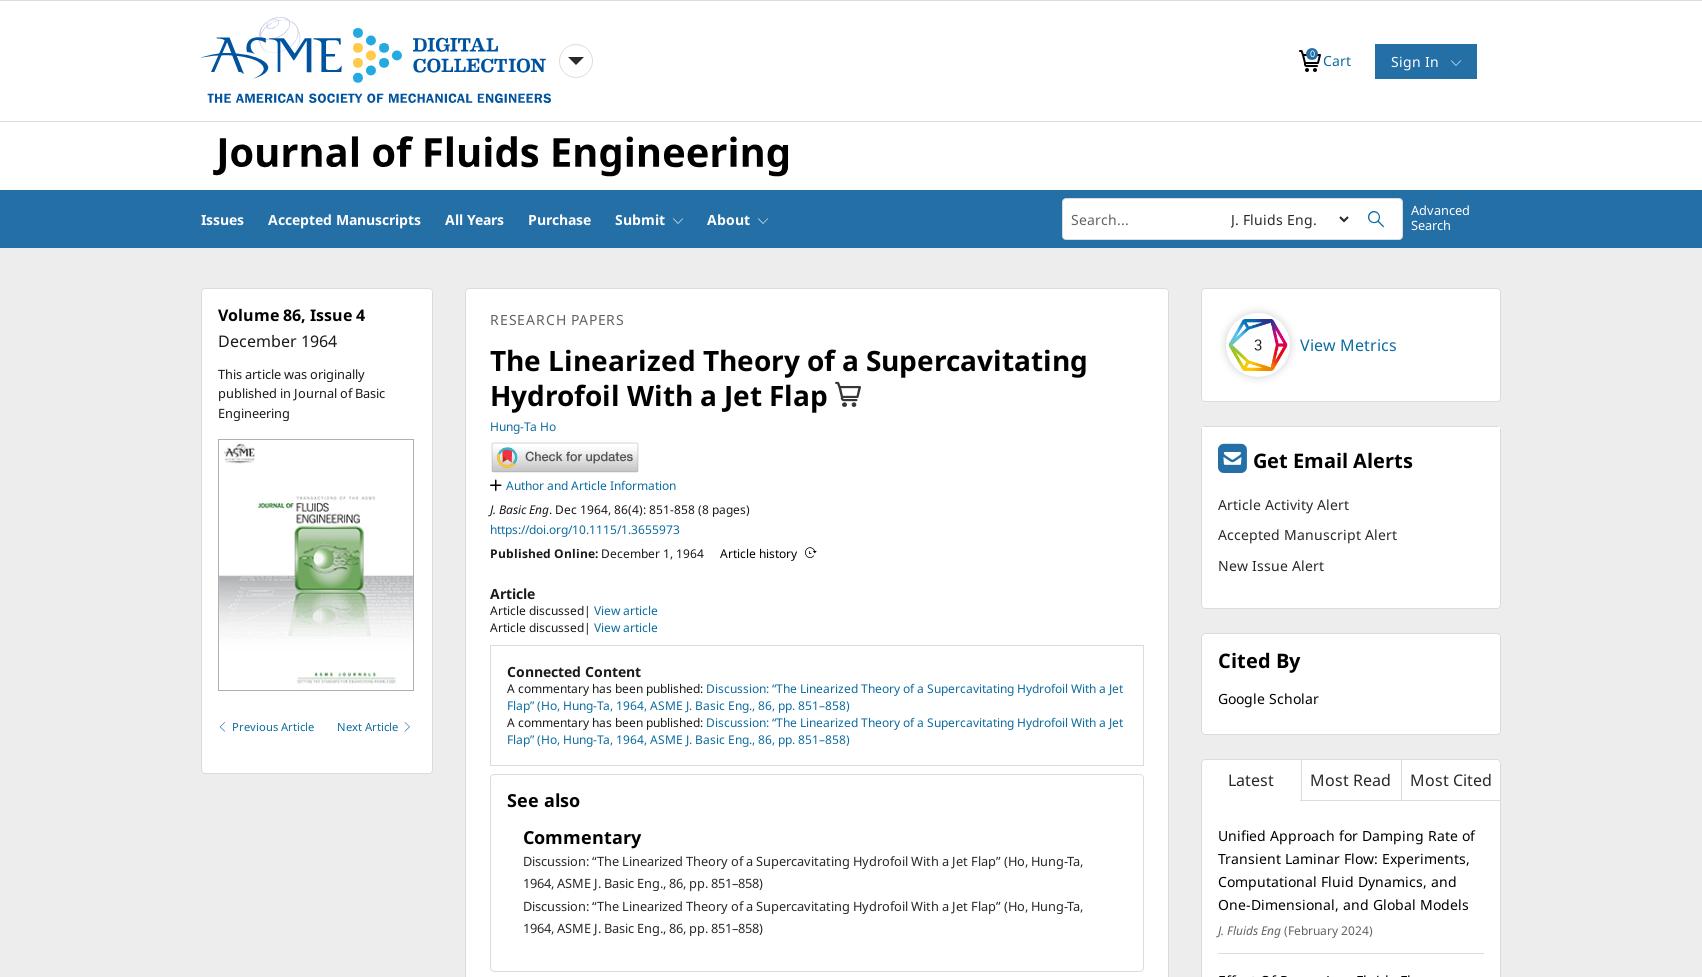 The width and height of the screenshot is (1702, 977). What do you see at coordinates (1271, 563) in the screenshot?
I see `'New Issue Alert'` at bounding box center [1271, 563].